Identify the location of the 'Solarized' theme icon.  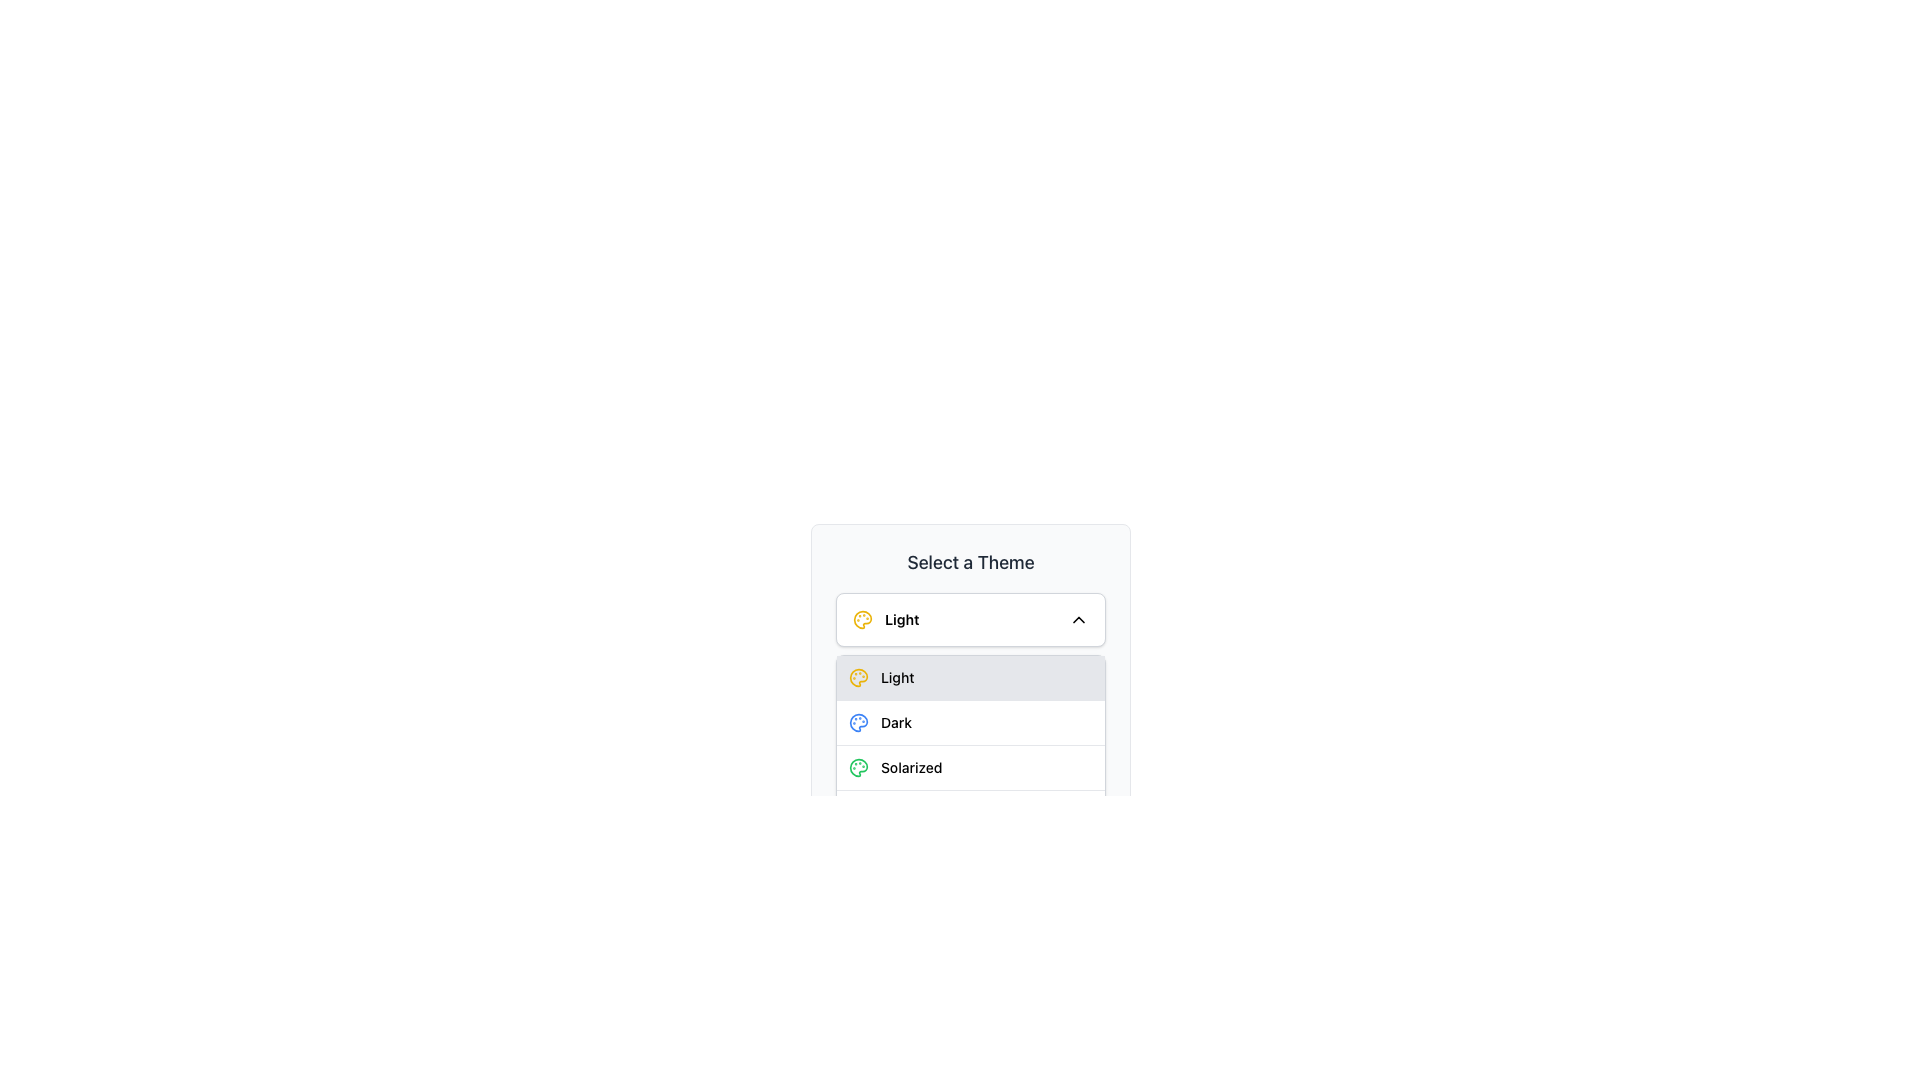
(859, 766).